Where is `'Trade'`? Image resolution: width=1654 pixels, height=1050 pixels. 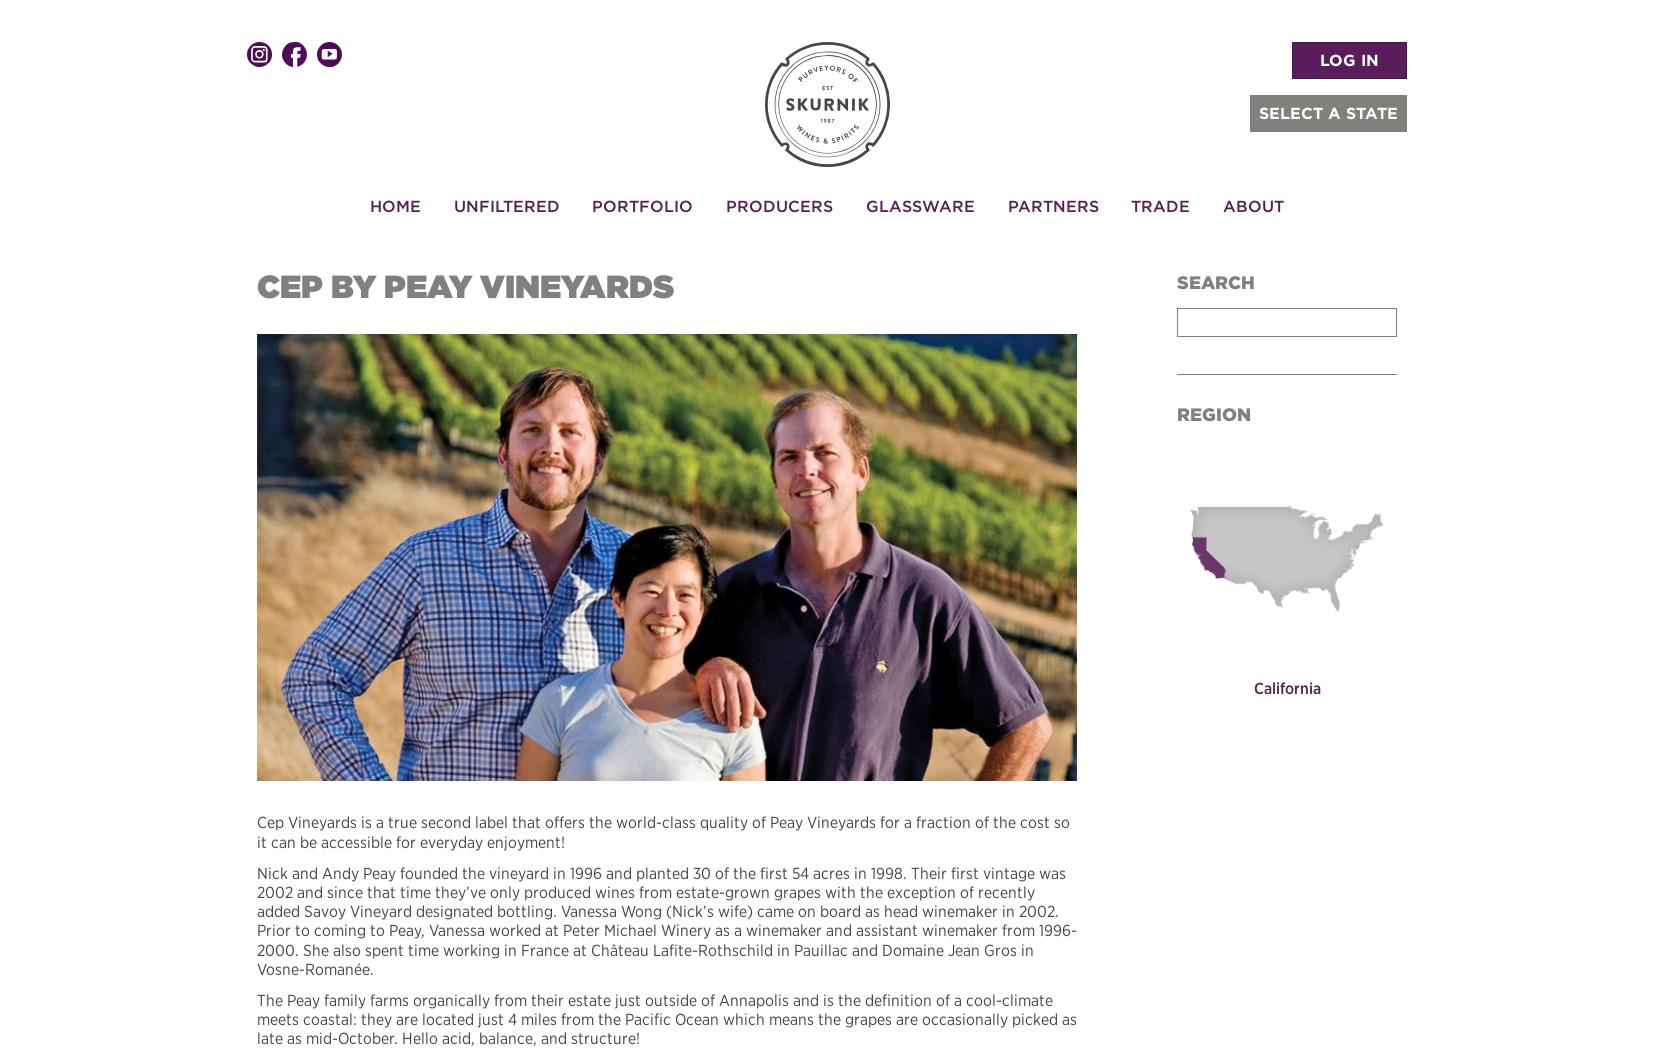
'Trade' is located at coordinates (1159, 203).